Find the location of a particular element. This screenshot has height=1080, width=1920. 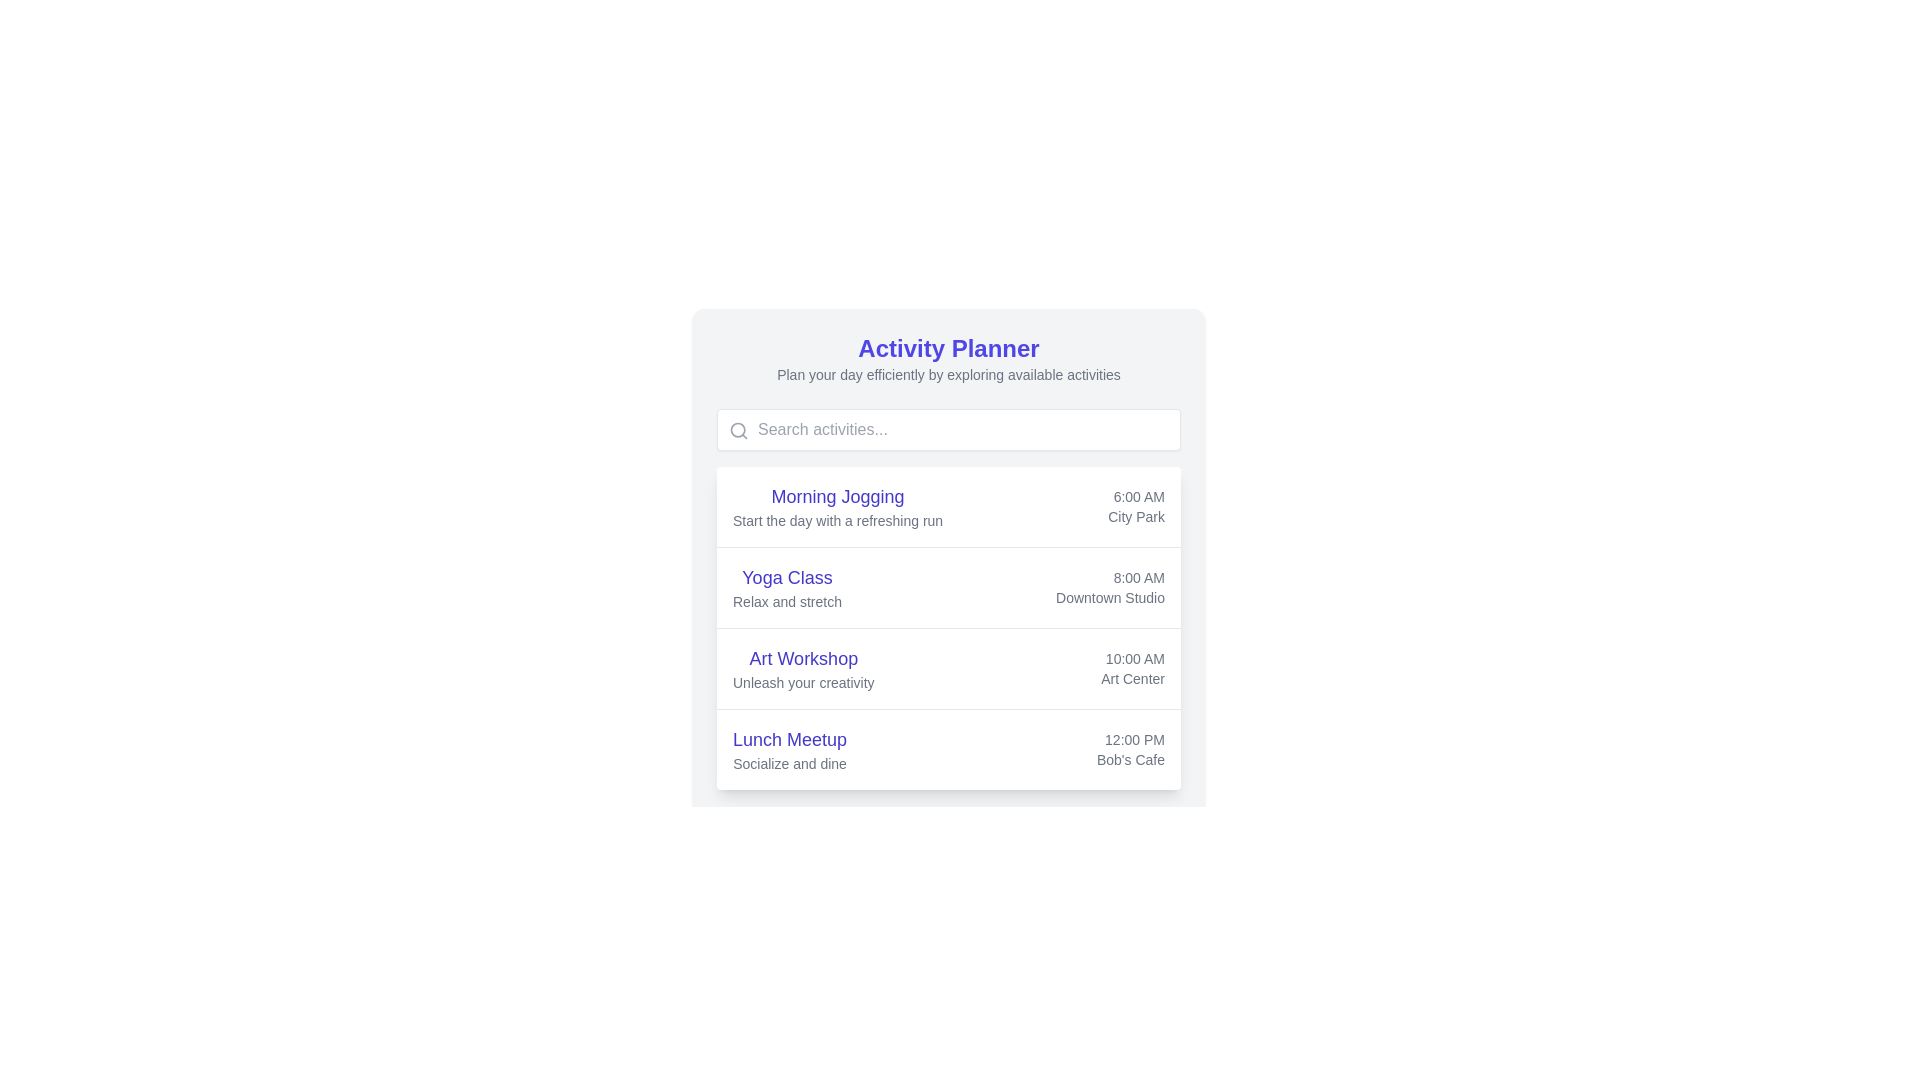

the text block displaying 'Yoga Class' in indigo font, which is located in the 'Activity Planner' panel, below 'Morning Jogging' and above 'Art Workshop' is located at coordinates (786, 586).